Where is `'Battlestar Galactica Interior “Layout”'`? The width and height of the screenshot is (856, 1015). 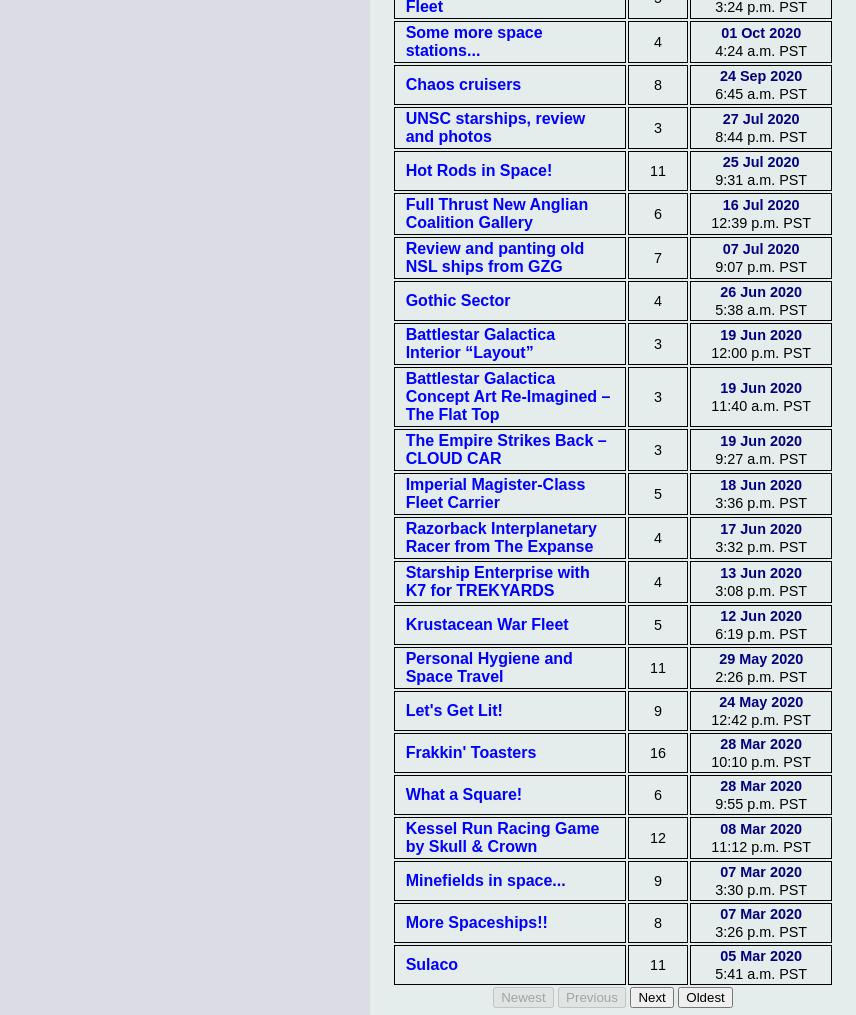 'Battlestar Galactica Interior “Layout”' is located at coordinates (478, 342).